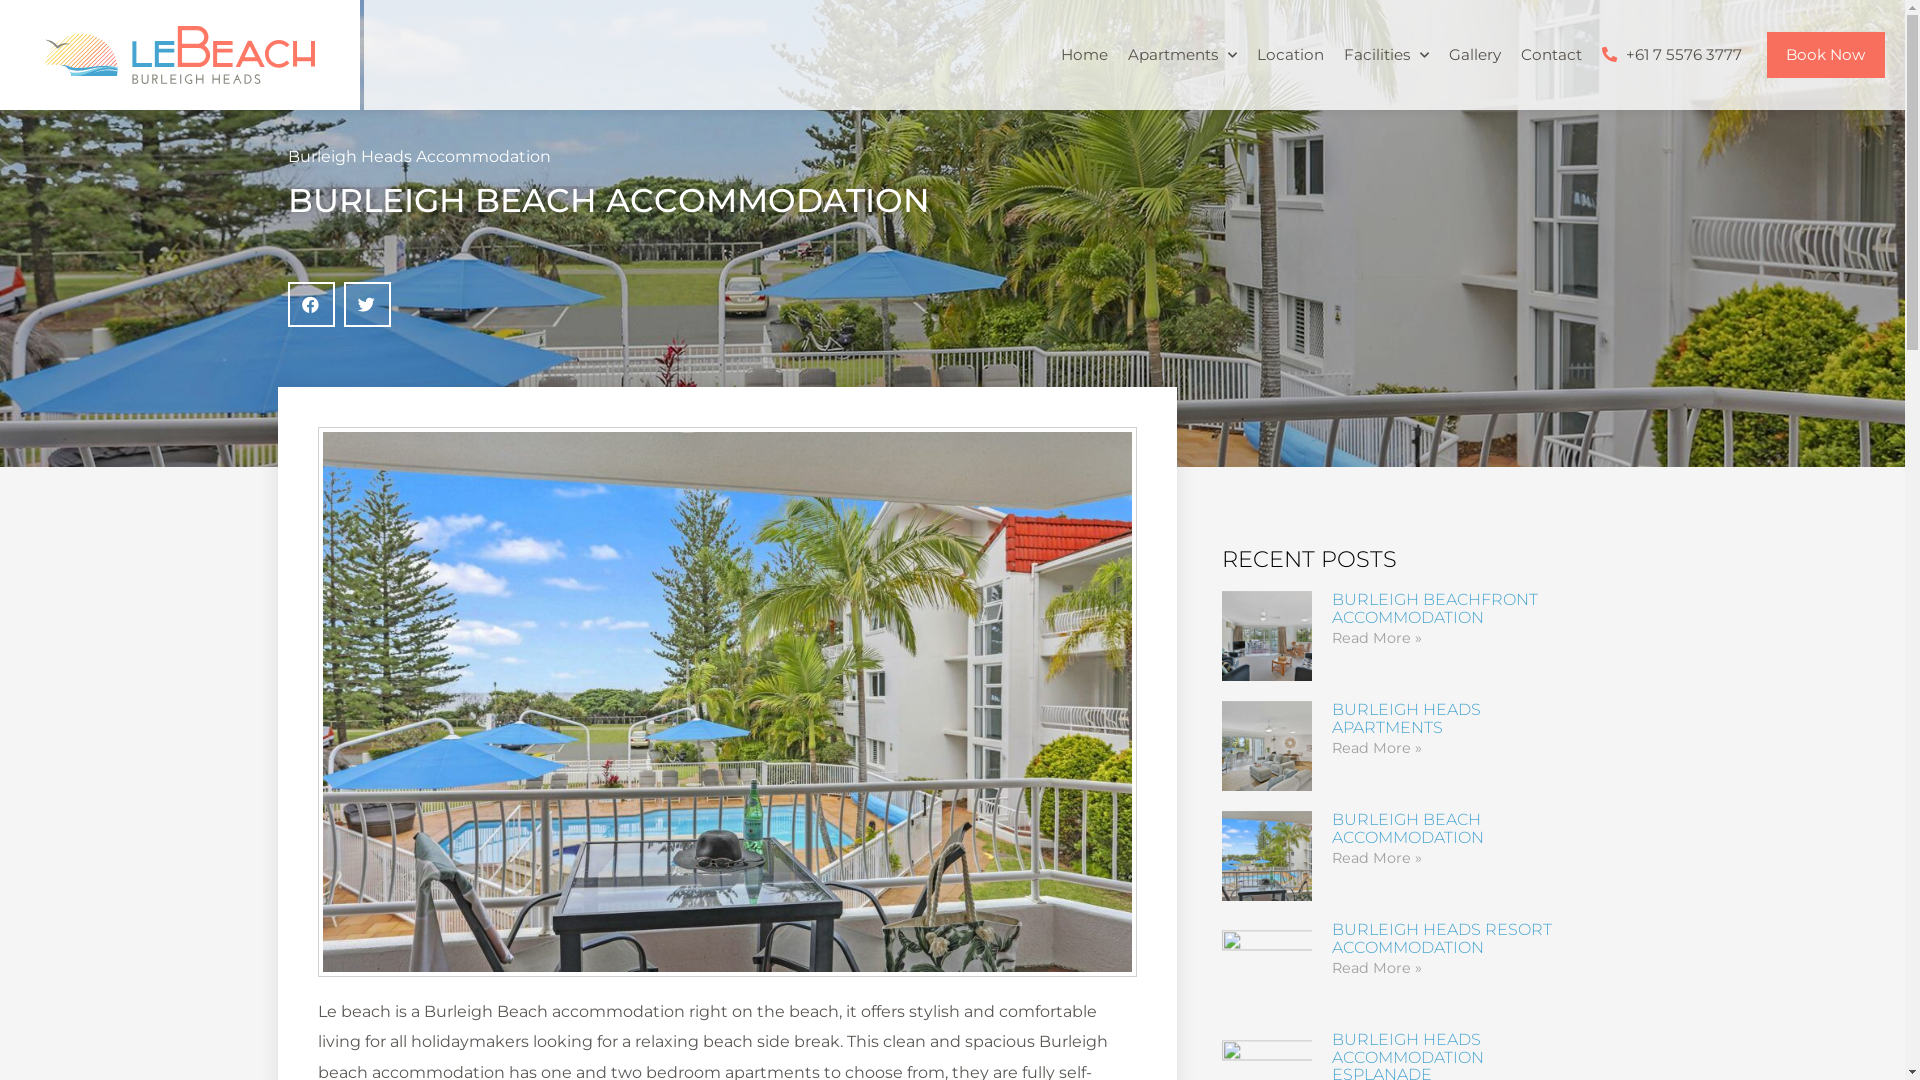  Describe the element at coordinates (1441, 938) in the screenshot. I see `'BURLEIGH HEADS RESORT ACCOMMODATION'` at that location.